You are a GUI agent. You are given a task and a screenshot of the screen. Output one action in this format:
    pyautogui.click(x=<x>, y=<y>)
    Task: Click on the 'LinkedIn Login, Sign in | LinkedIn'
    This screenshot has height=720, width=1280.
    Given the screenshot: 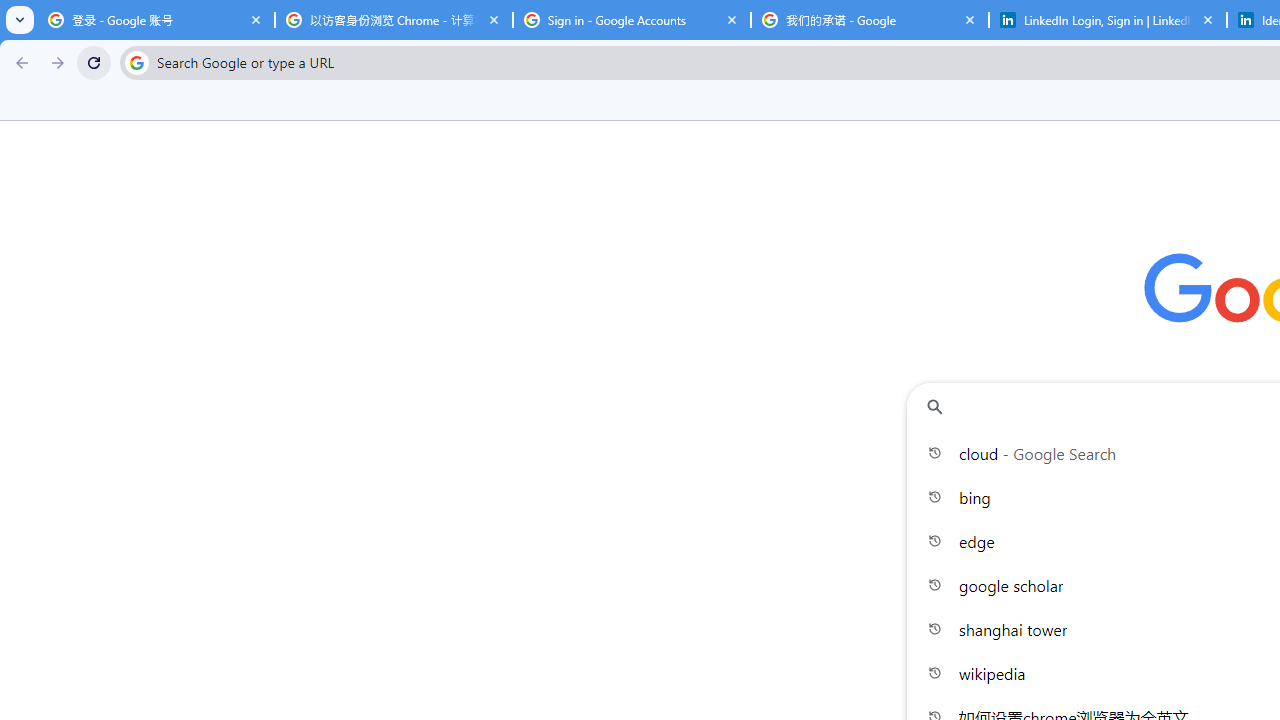 What is the action you would take?
    pyautogui.click(x=1107, y=20)
    